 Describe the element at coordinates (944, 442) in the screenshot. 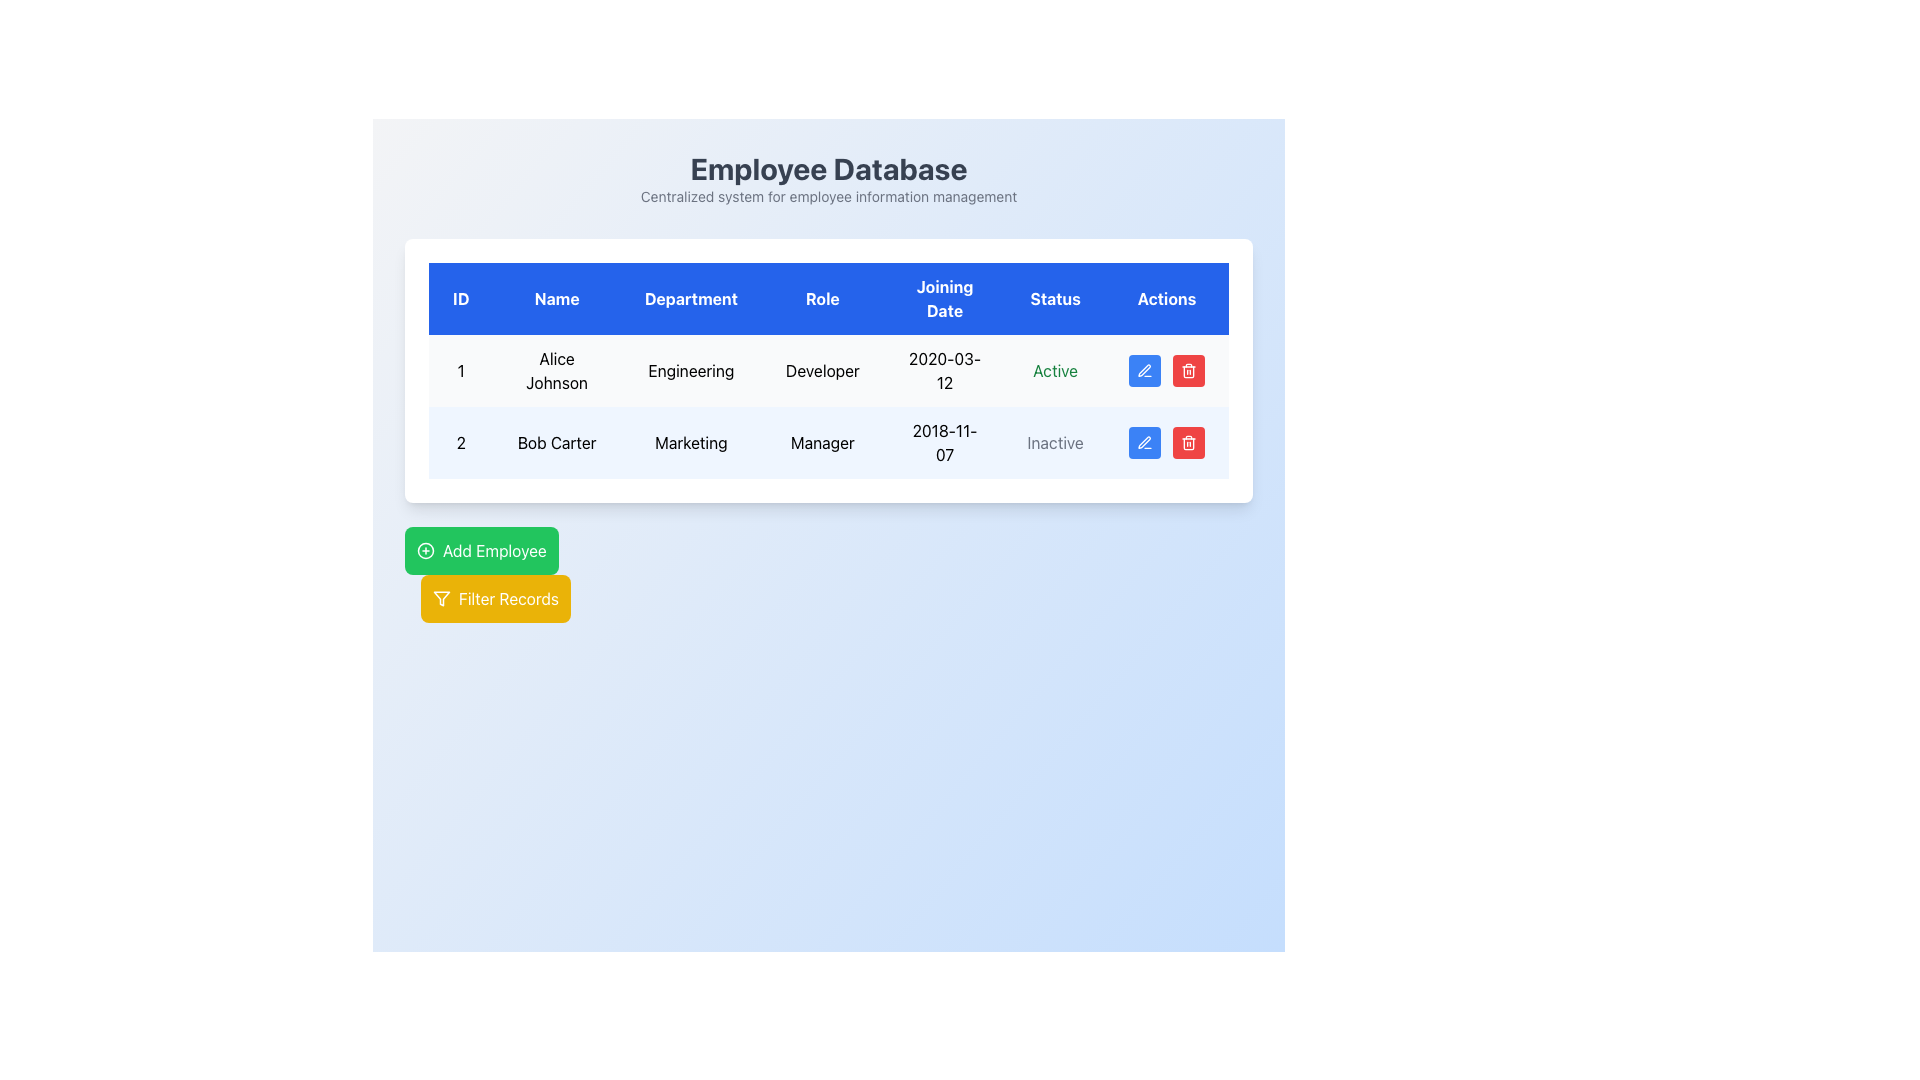

I see `the text label displaying '2018-11-07' located in the 'Joining Date' column for 'Bob Carter' in the second row of the table` at that location.